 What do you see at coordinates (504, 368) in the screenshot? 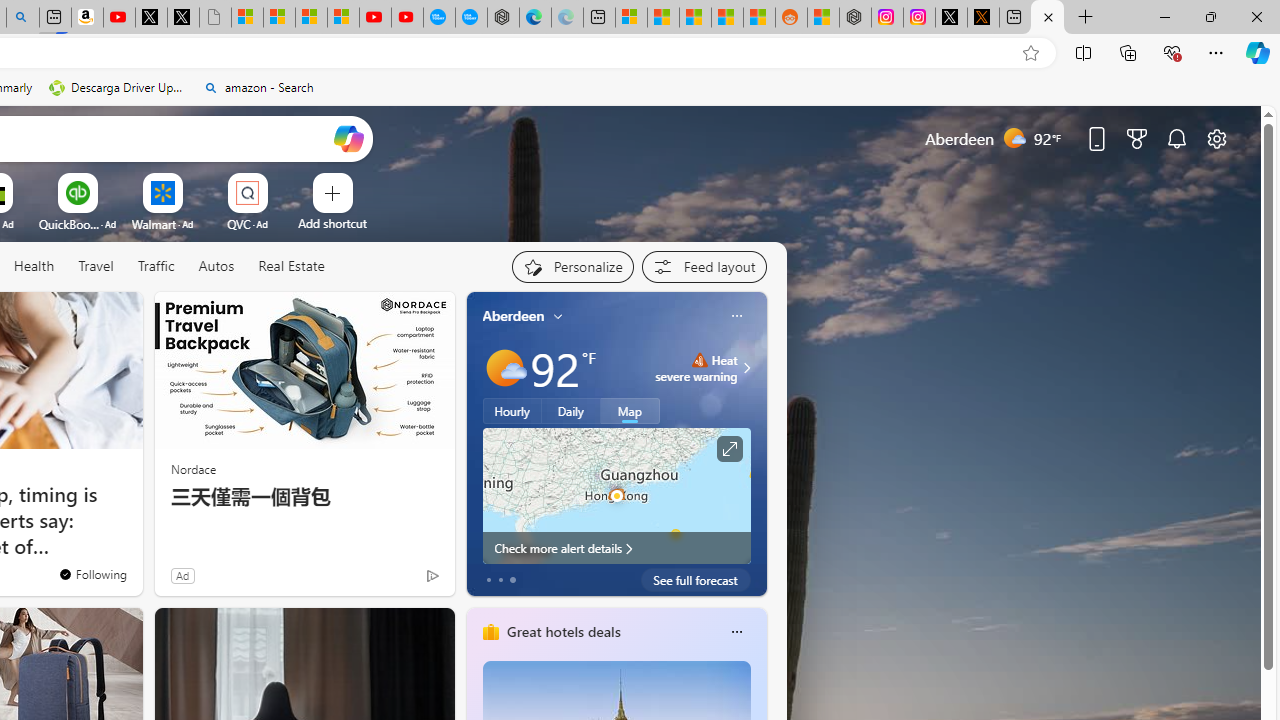
I see `'Mostly sunny'` at bounding box center [504, 368].